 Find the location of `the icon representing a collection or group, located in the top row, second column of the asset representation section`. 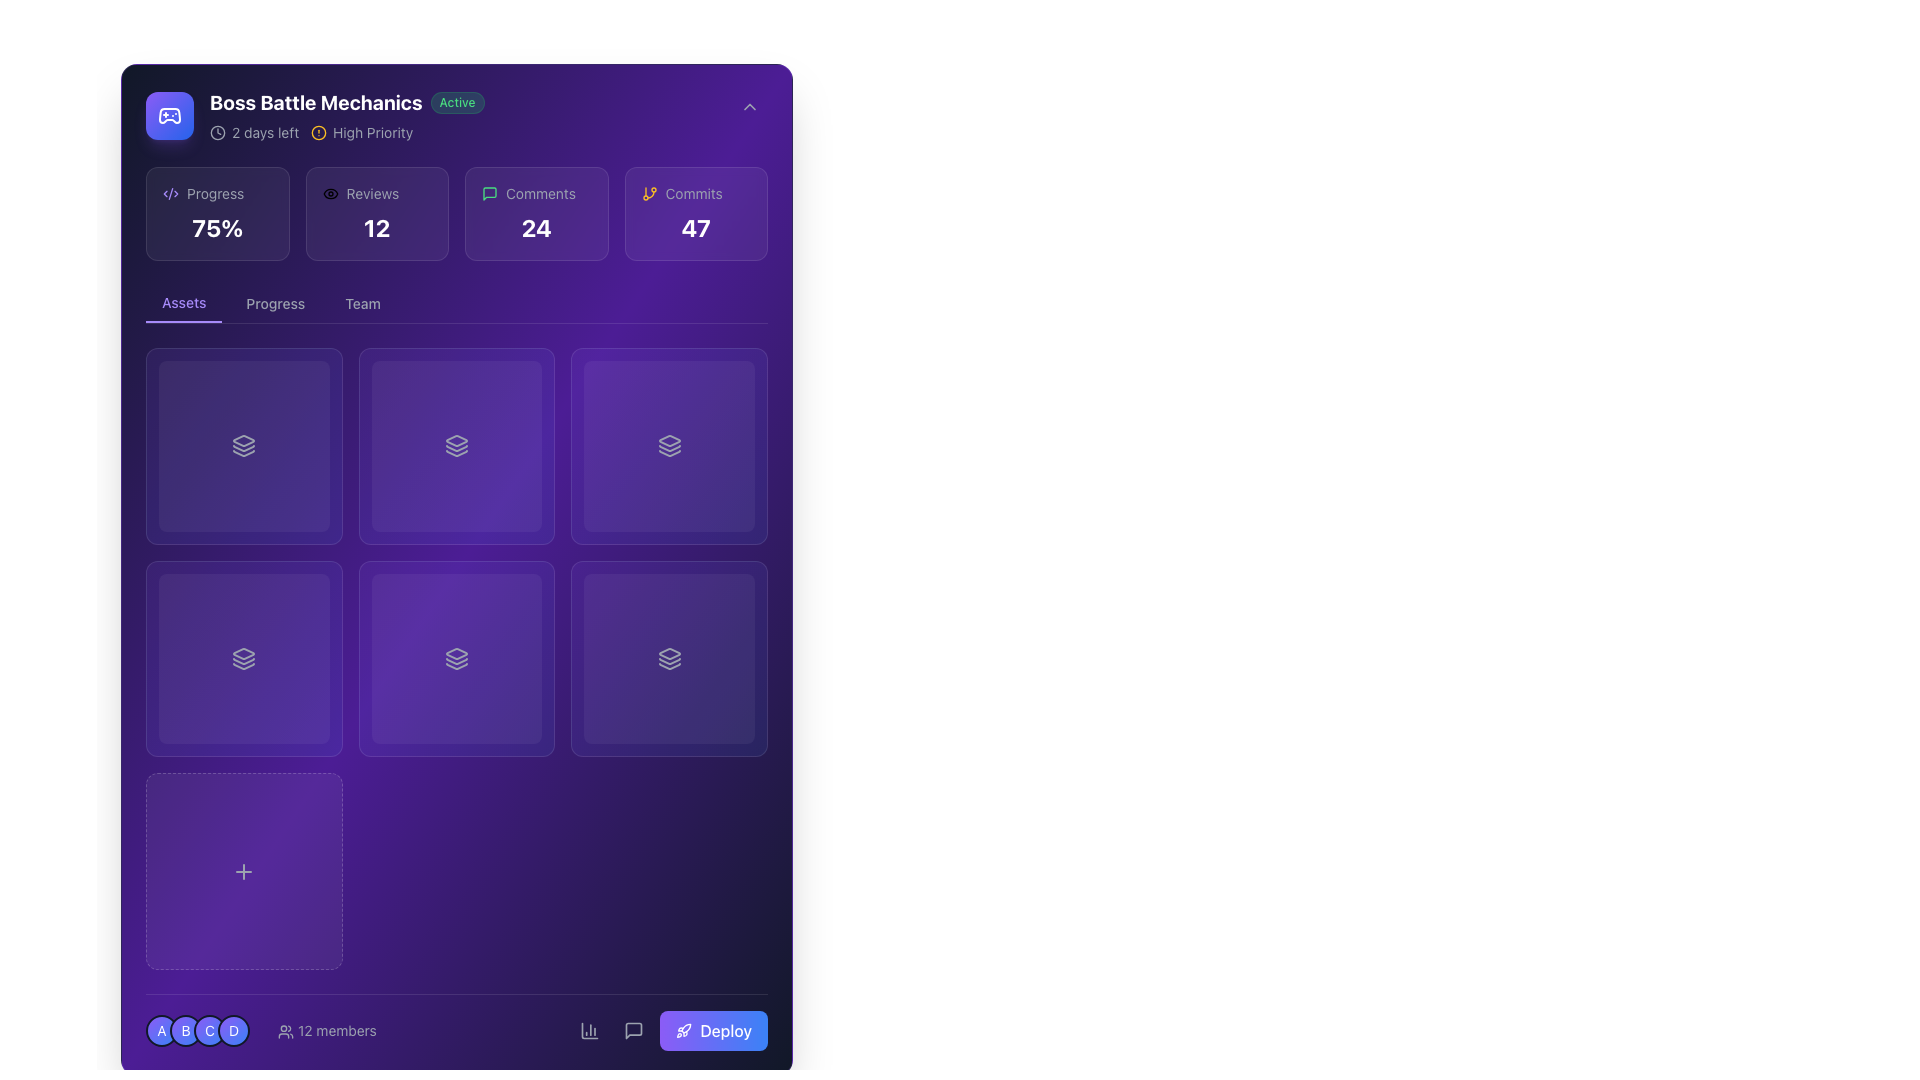

the icon representing a collection or group, located in the top row, second column of the asset representation section is located at coordinates (455, 445).